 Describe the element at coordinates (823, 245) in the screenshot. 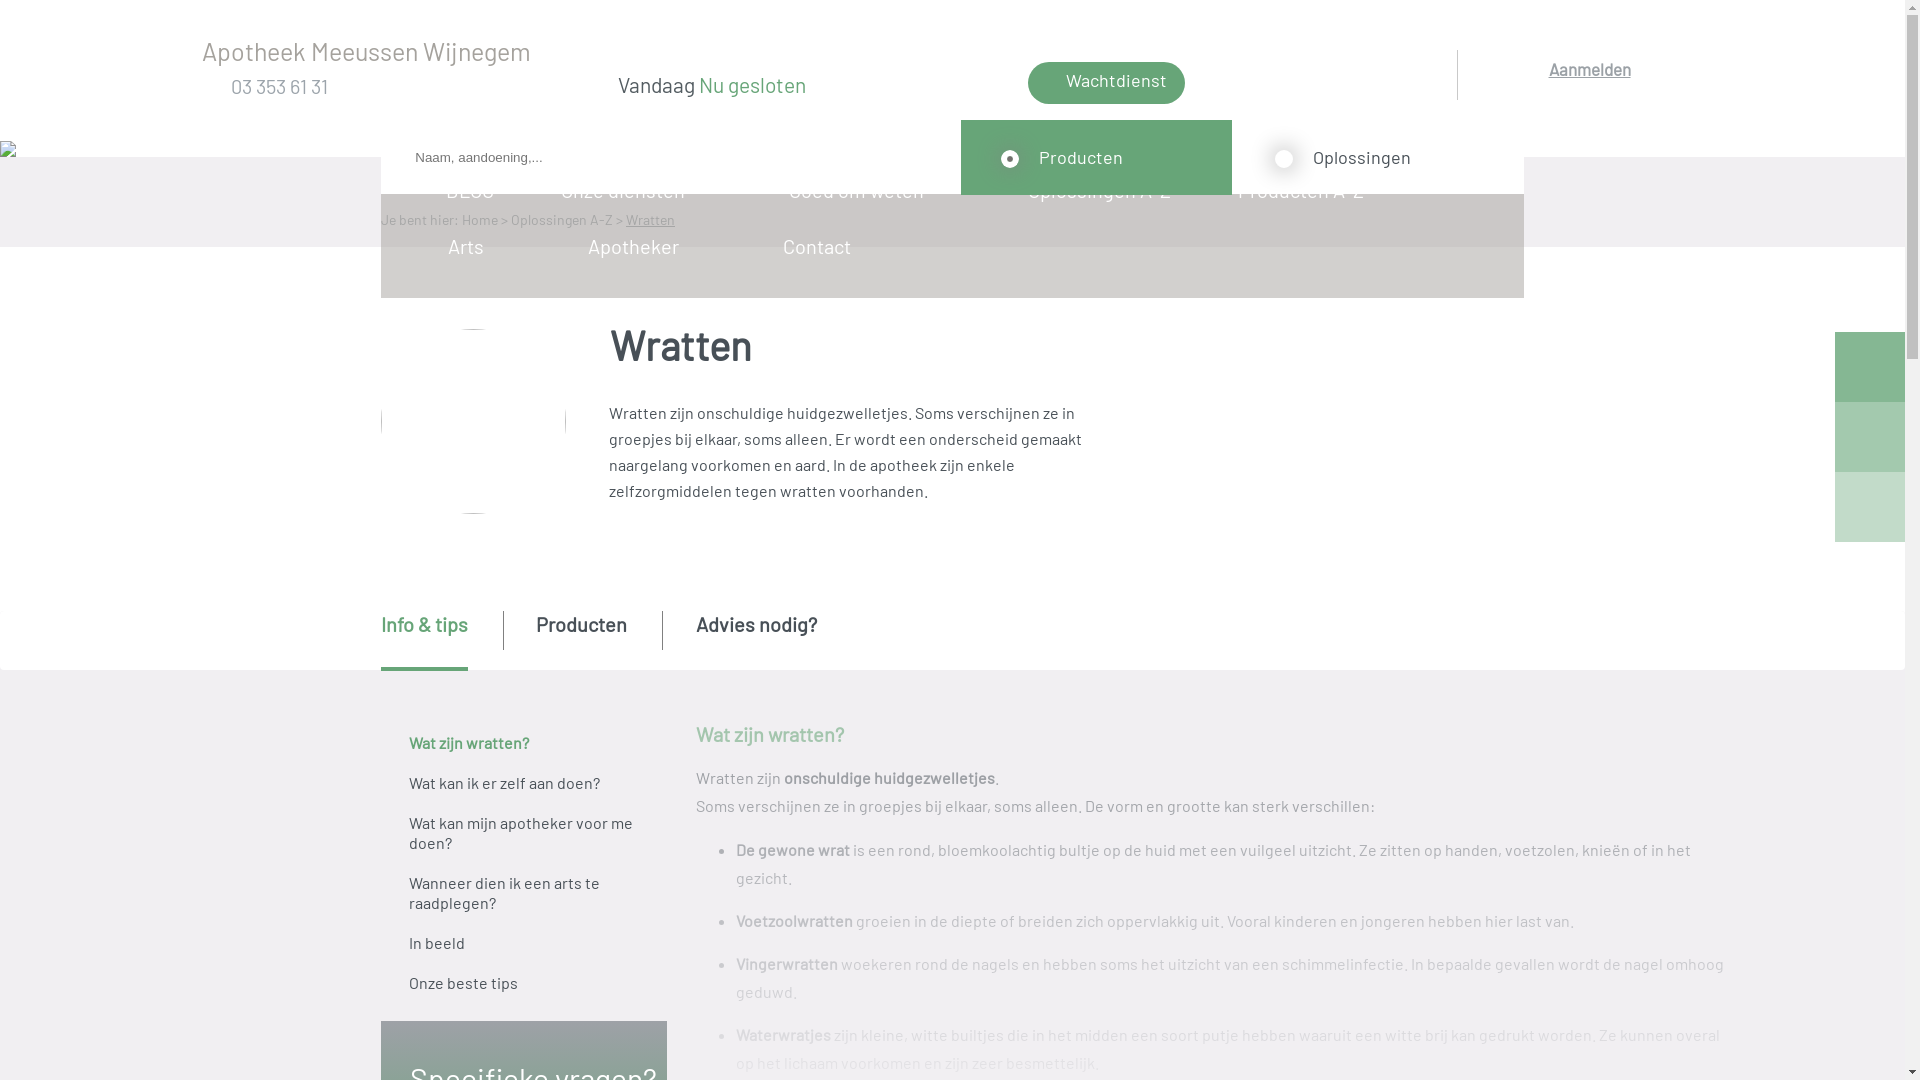

I see `'Contact'` at that location.